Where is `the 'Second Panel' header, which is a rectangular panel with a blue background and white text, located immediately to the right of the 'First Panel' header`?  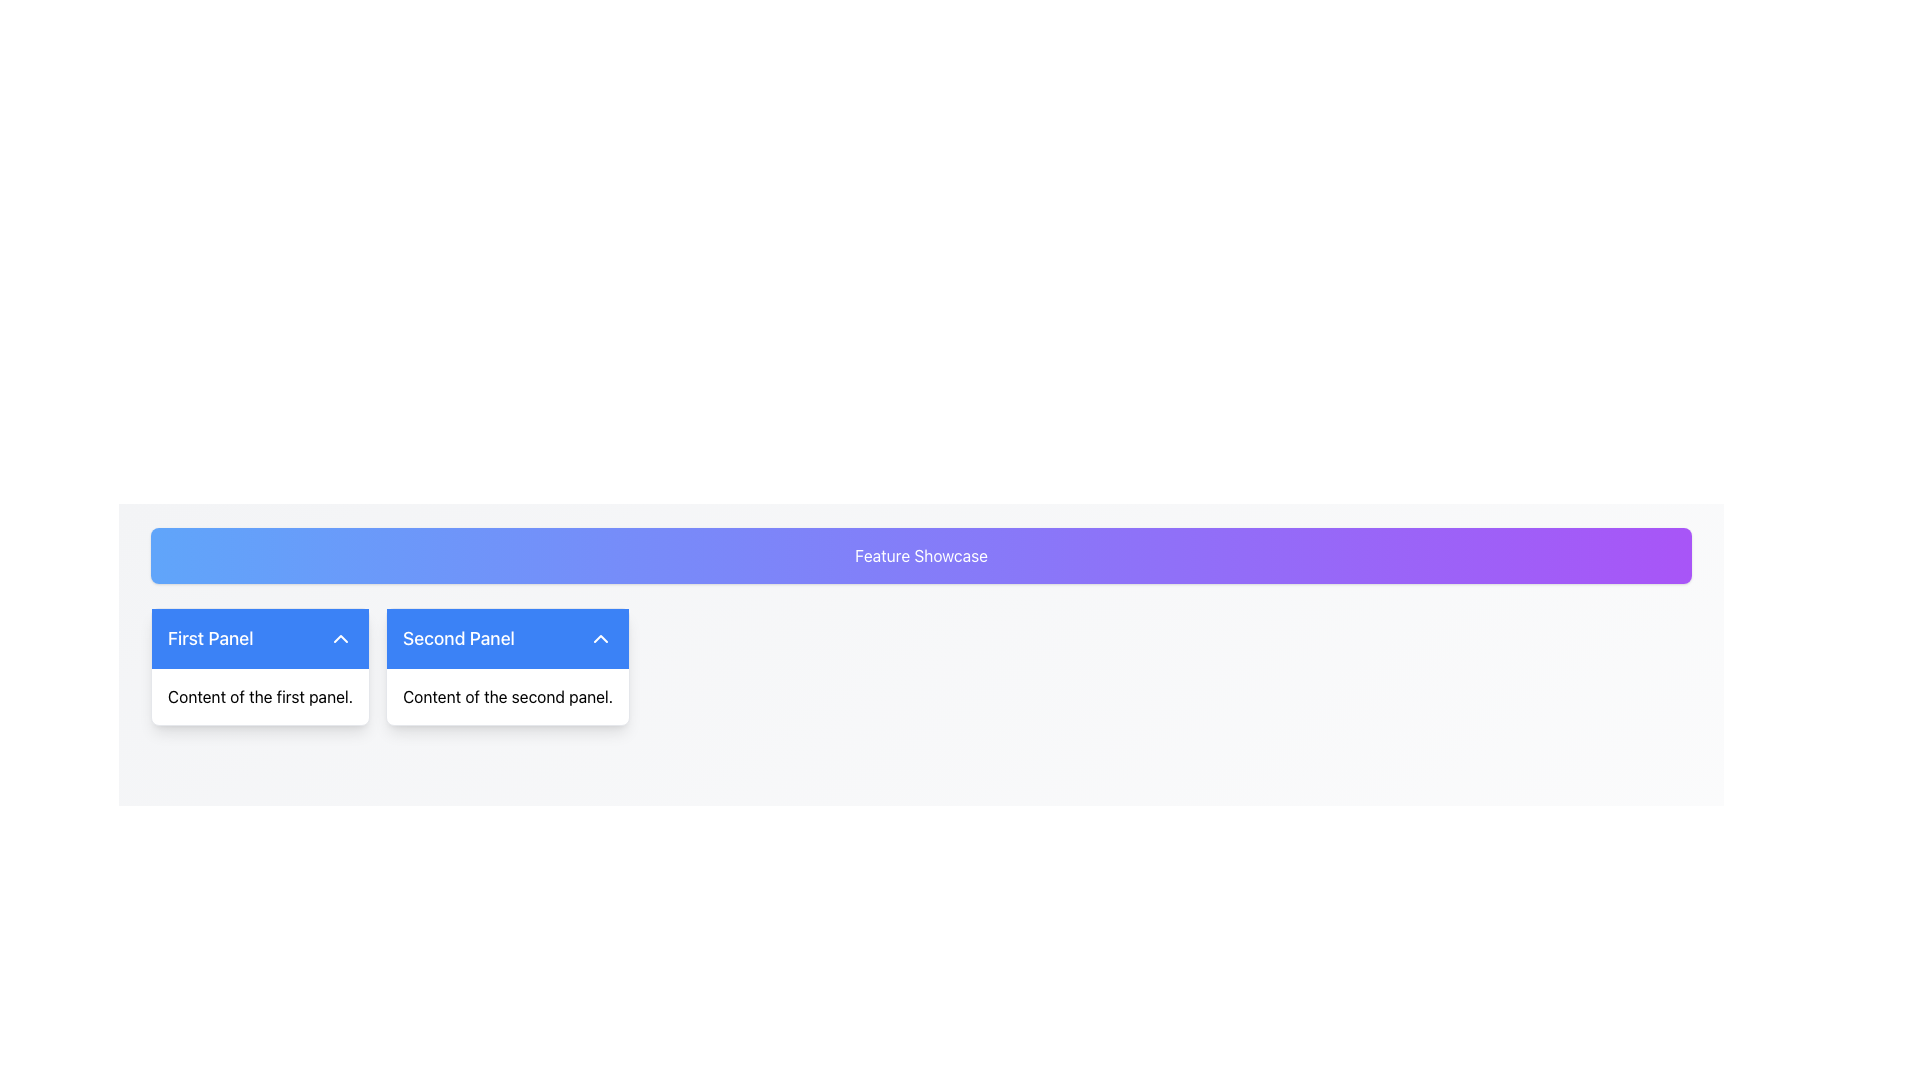
the 'Second Panel' header, which is a rectangular panel with a blue background and white text, located immediately to the right of the 'First Panel' header is located at coordinates (508, 639).